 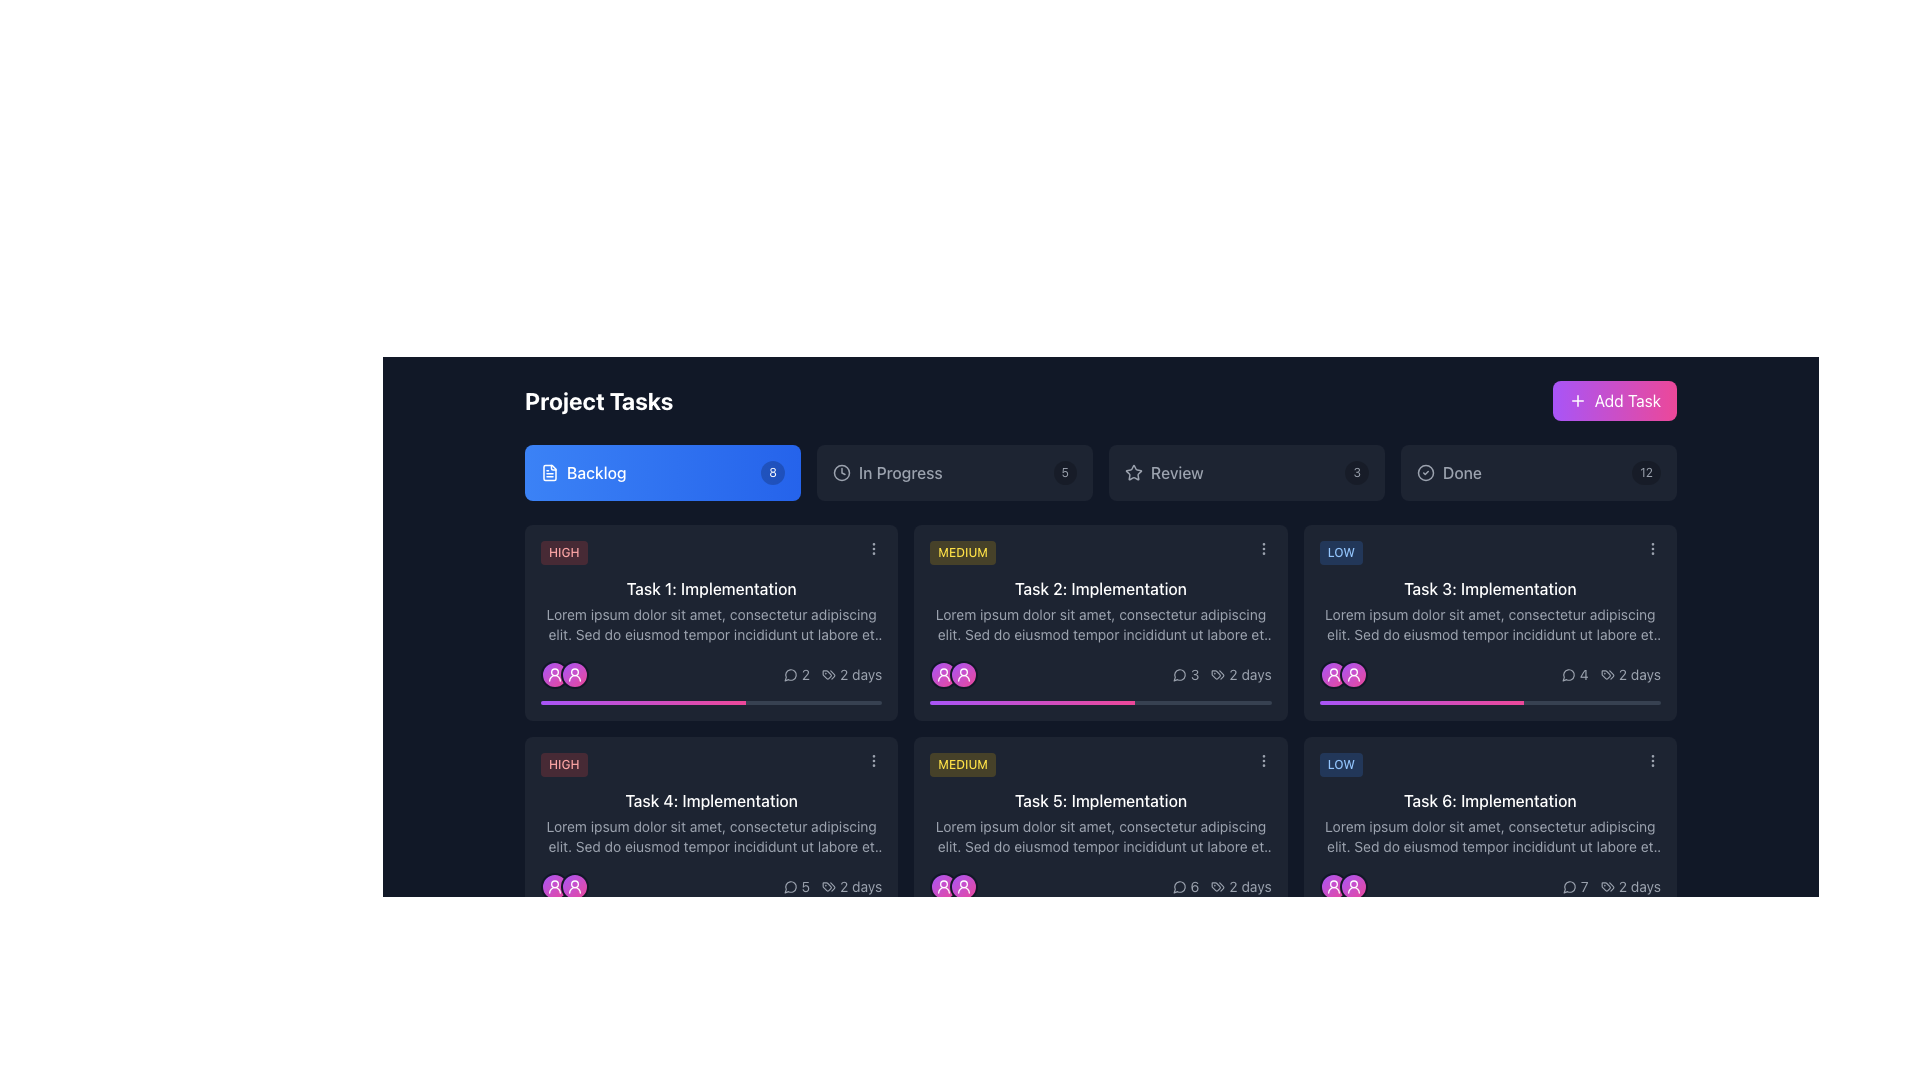 I want to click on the relationship between the speech bubble icon with the number '5' in the bottom-right corner of the task card, so click(x=795, y=886).